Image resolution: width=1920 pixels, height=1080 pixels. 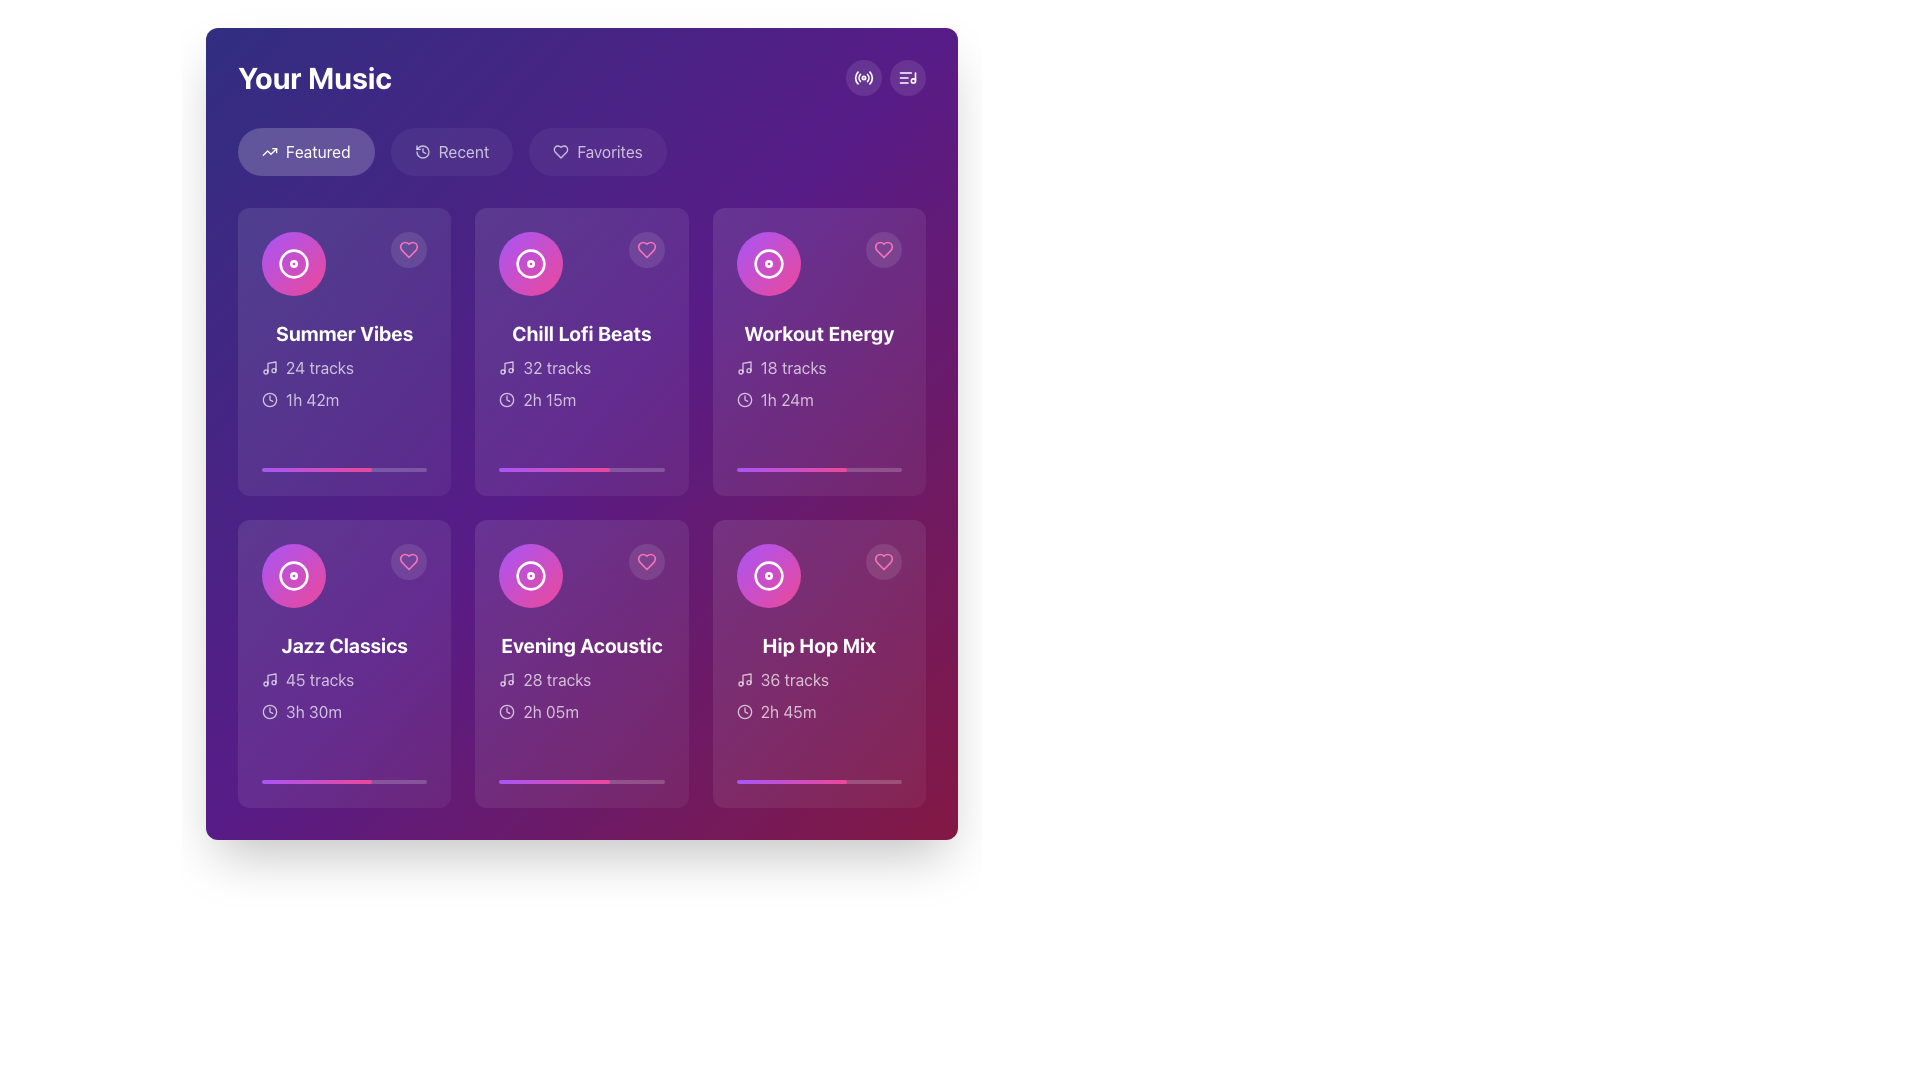 What do you see at coordinates (507, 400) in the screenshot?
I see `the clock icon located to the left of the '2h 15m' text within the 'Chill Lofi Beats' card in the second column of the top row` at bounding box center [507, 400].